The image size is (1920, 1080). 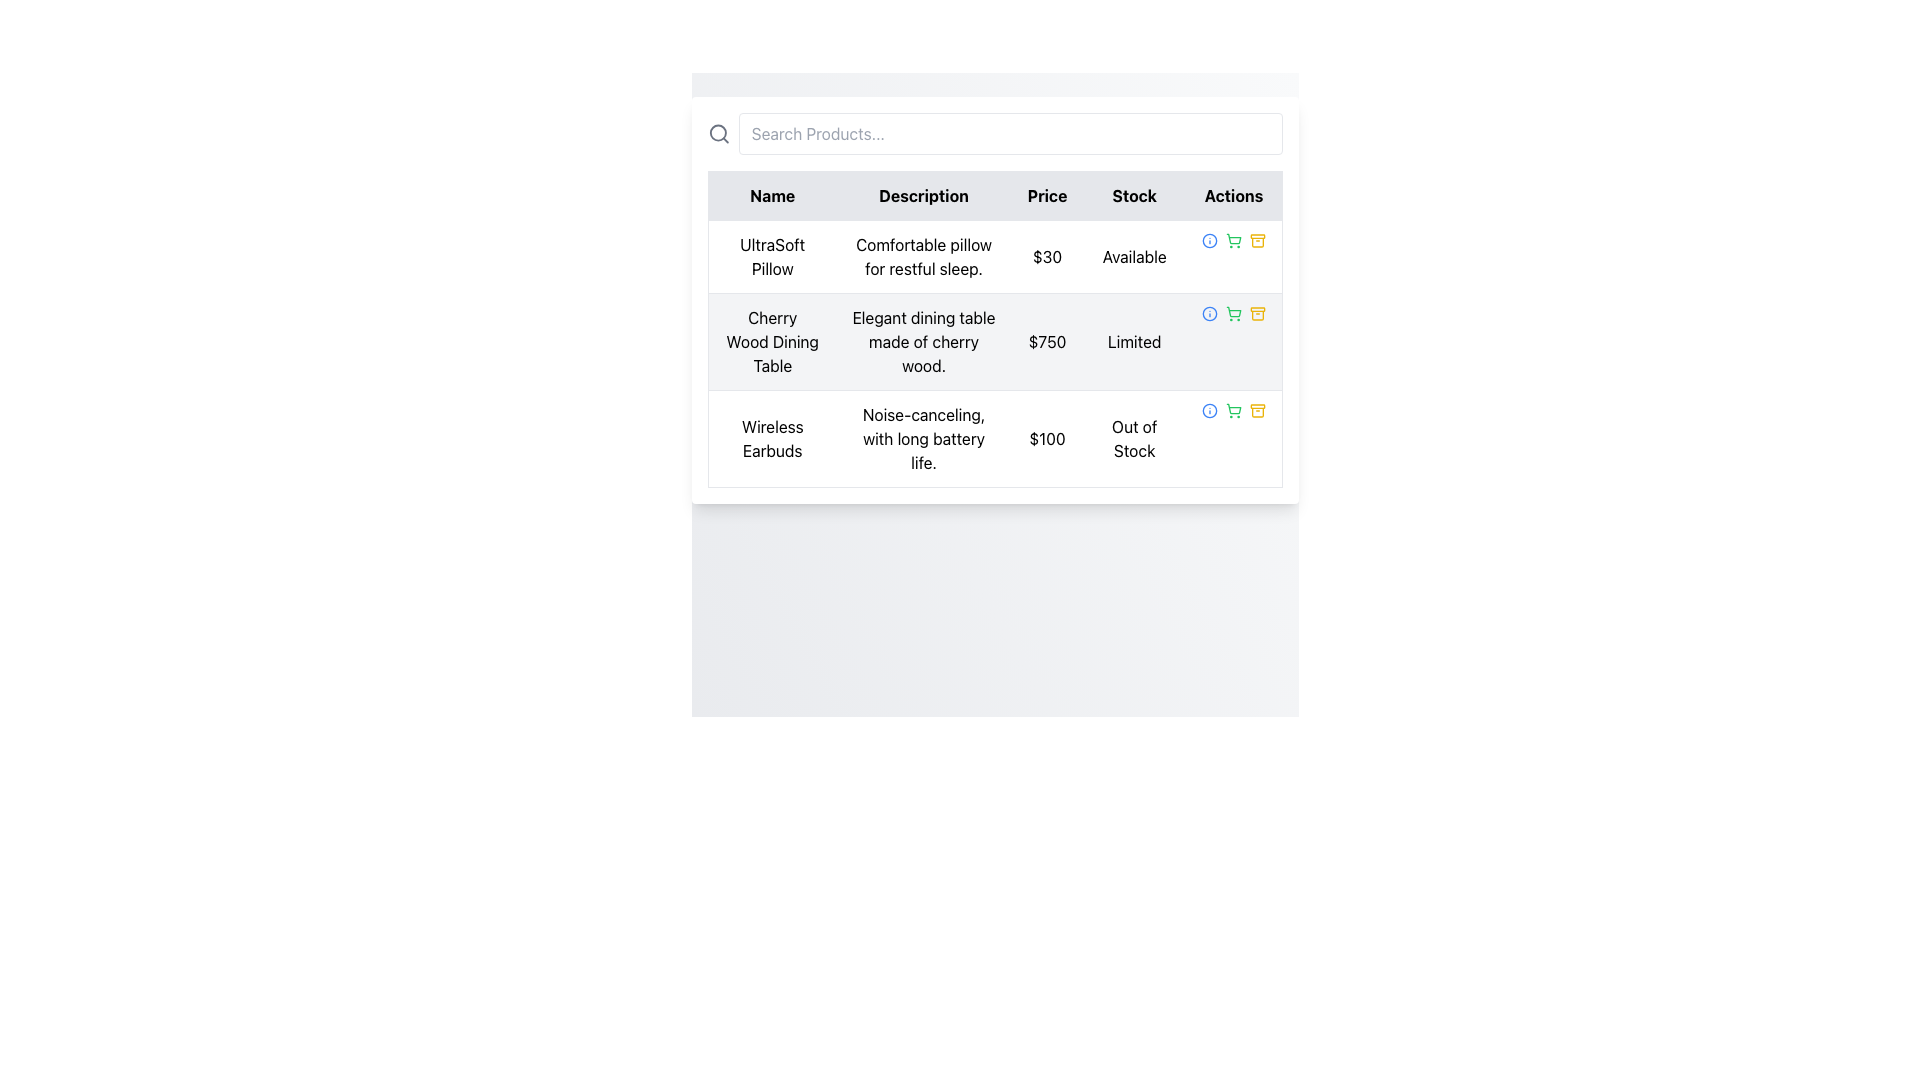 I want to click on the second icon button in the 'Actions' section of the table row for 'Cherry Wood Dining Table', so click(x=1232, y=313).